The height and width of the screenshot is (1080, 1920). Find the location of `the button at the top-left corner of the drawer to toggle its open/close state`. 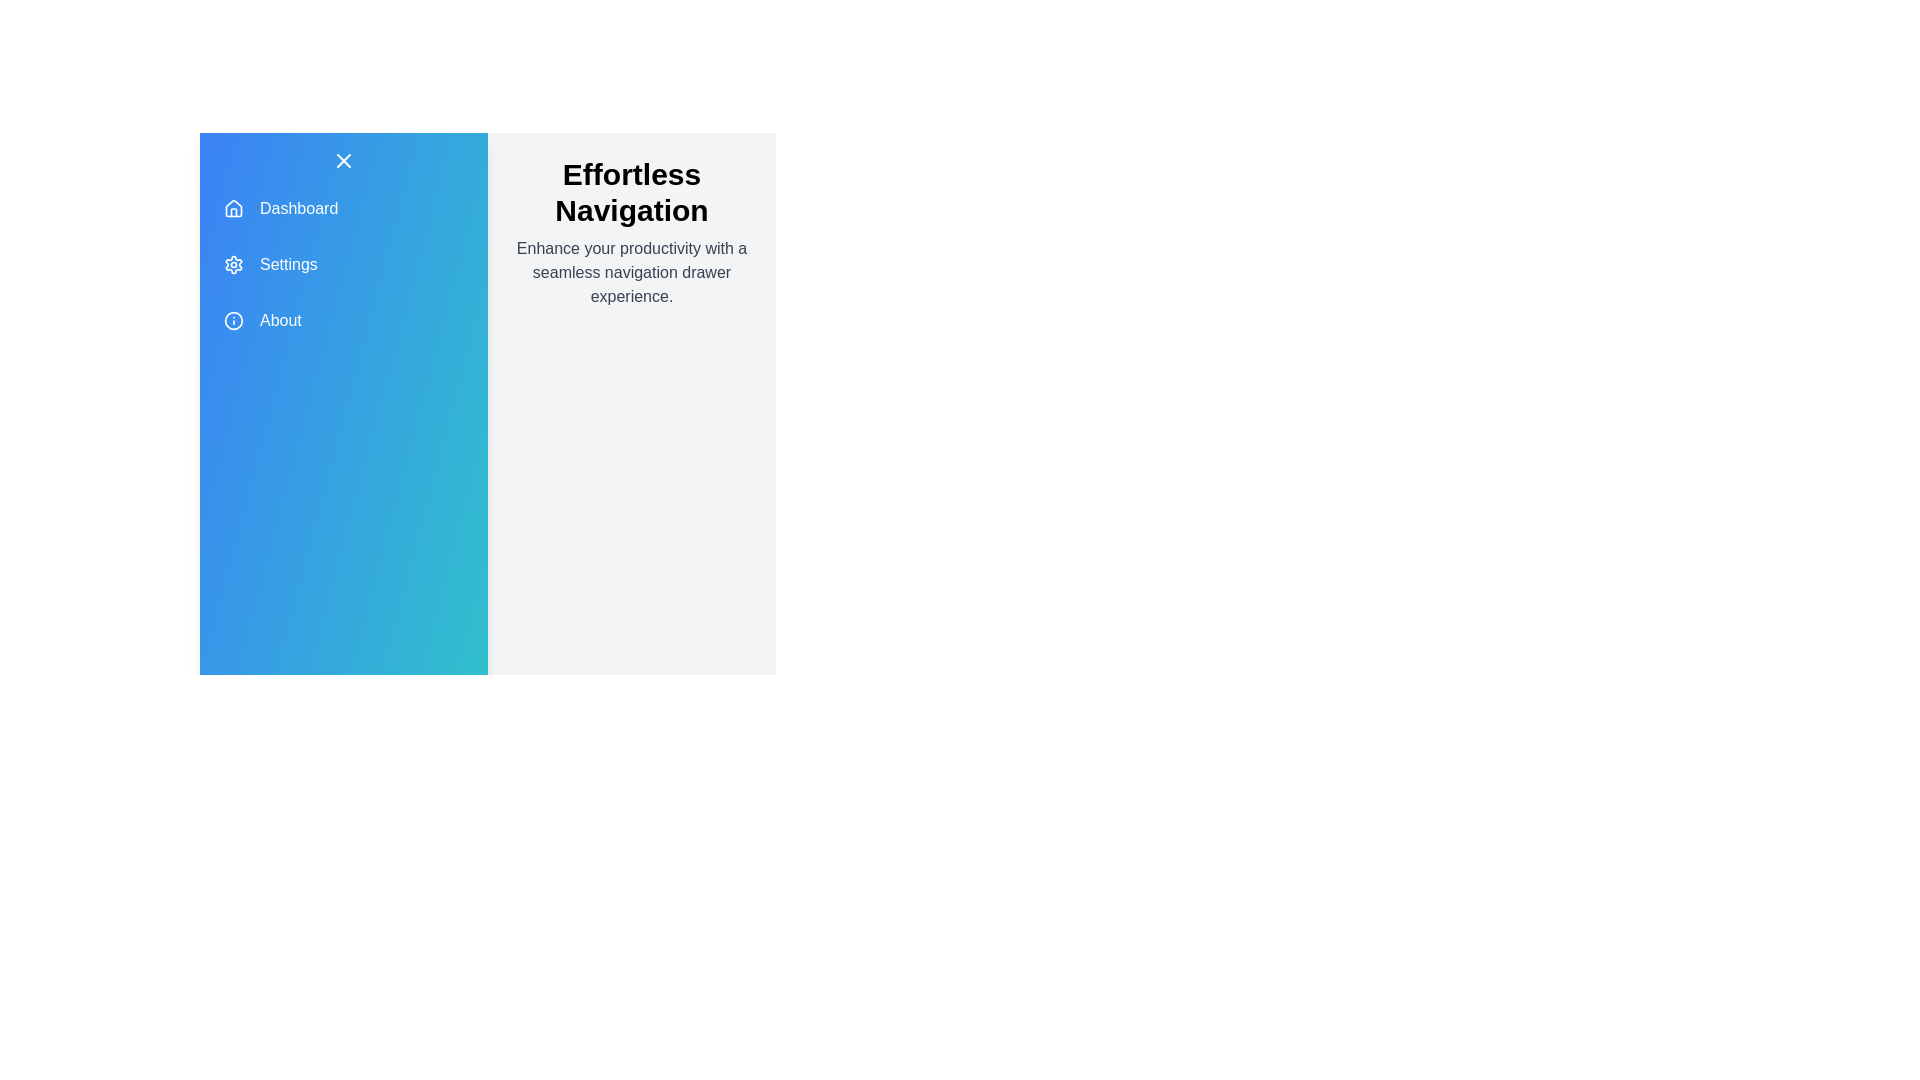

the button at the top-left corner of the drawer to toggle its open/close state is located at coordinates (344, 160).